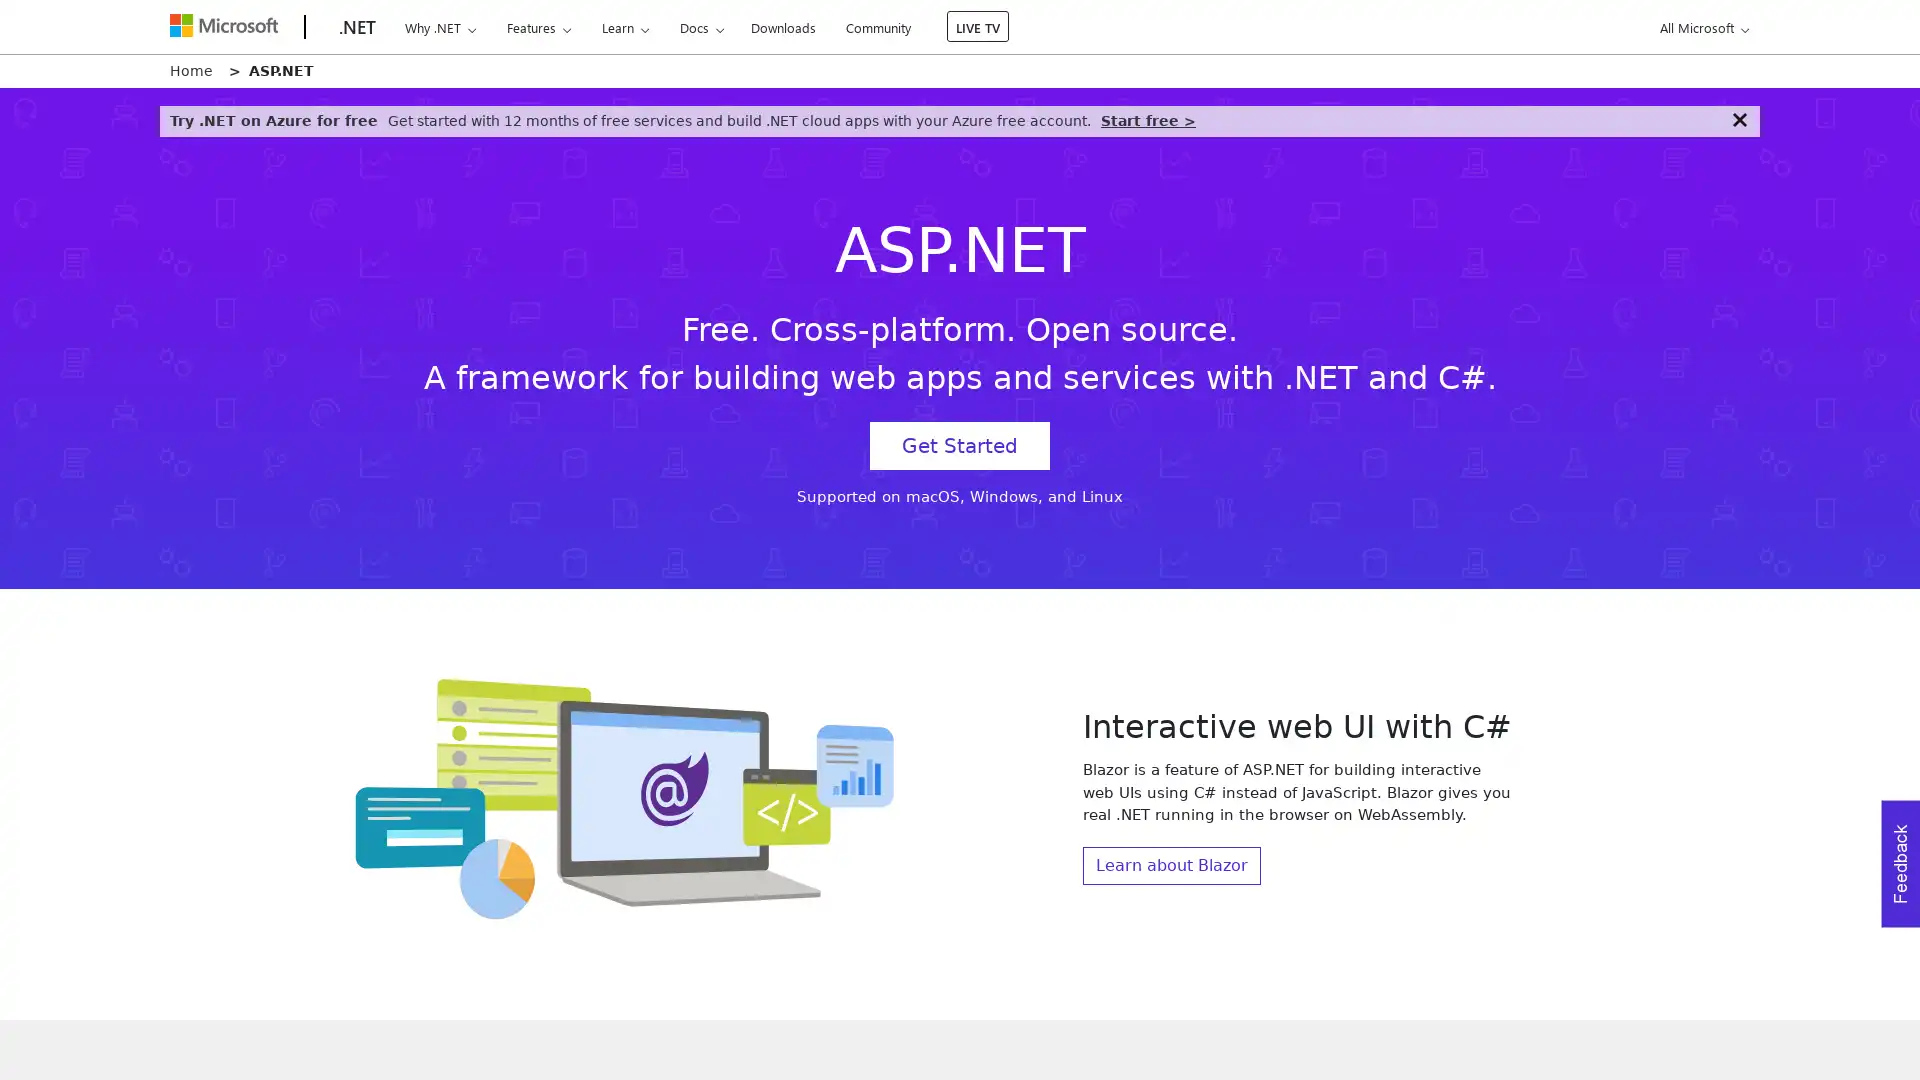  What do you see at coordinates (439, 27) in the screenshot?
I see `Why .NET` at bounding box center [439, 27].